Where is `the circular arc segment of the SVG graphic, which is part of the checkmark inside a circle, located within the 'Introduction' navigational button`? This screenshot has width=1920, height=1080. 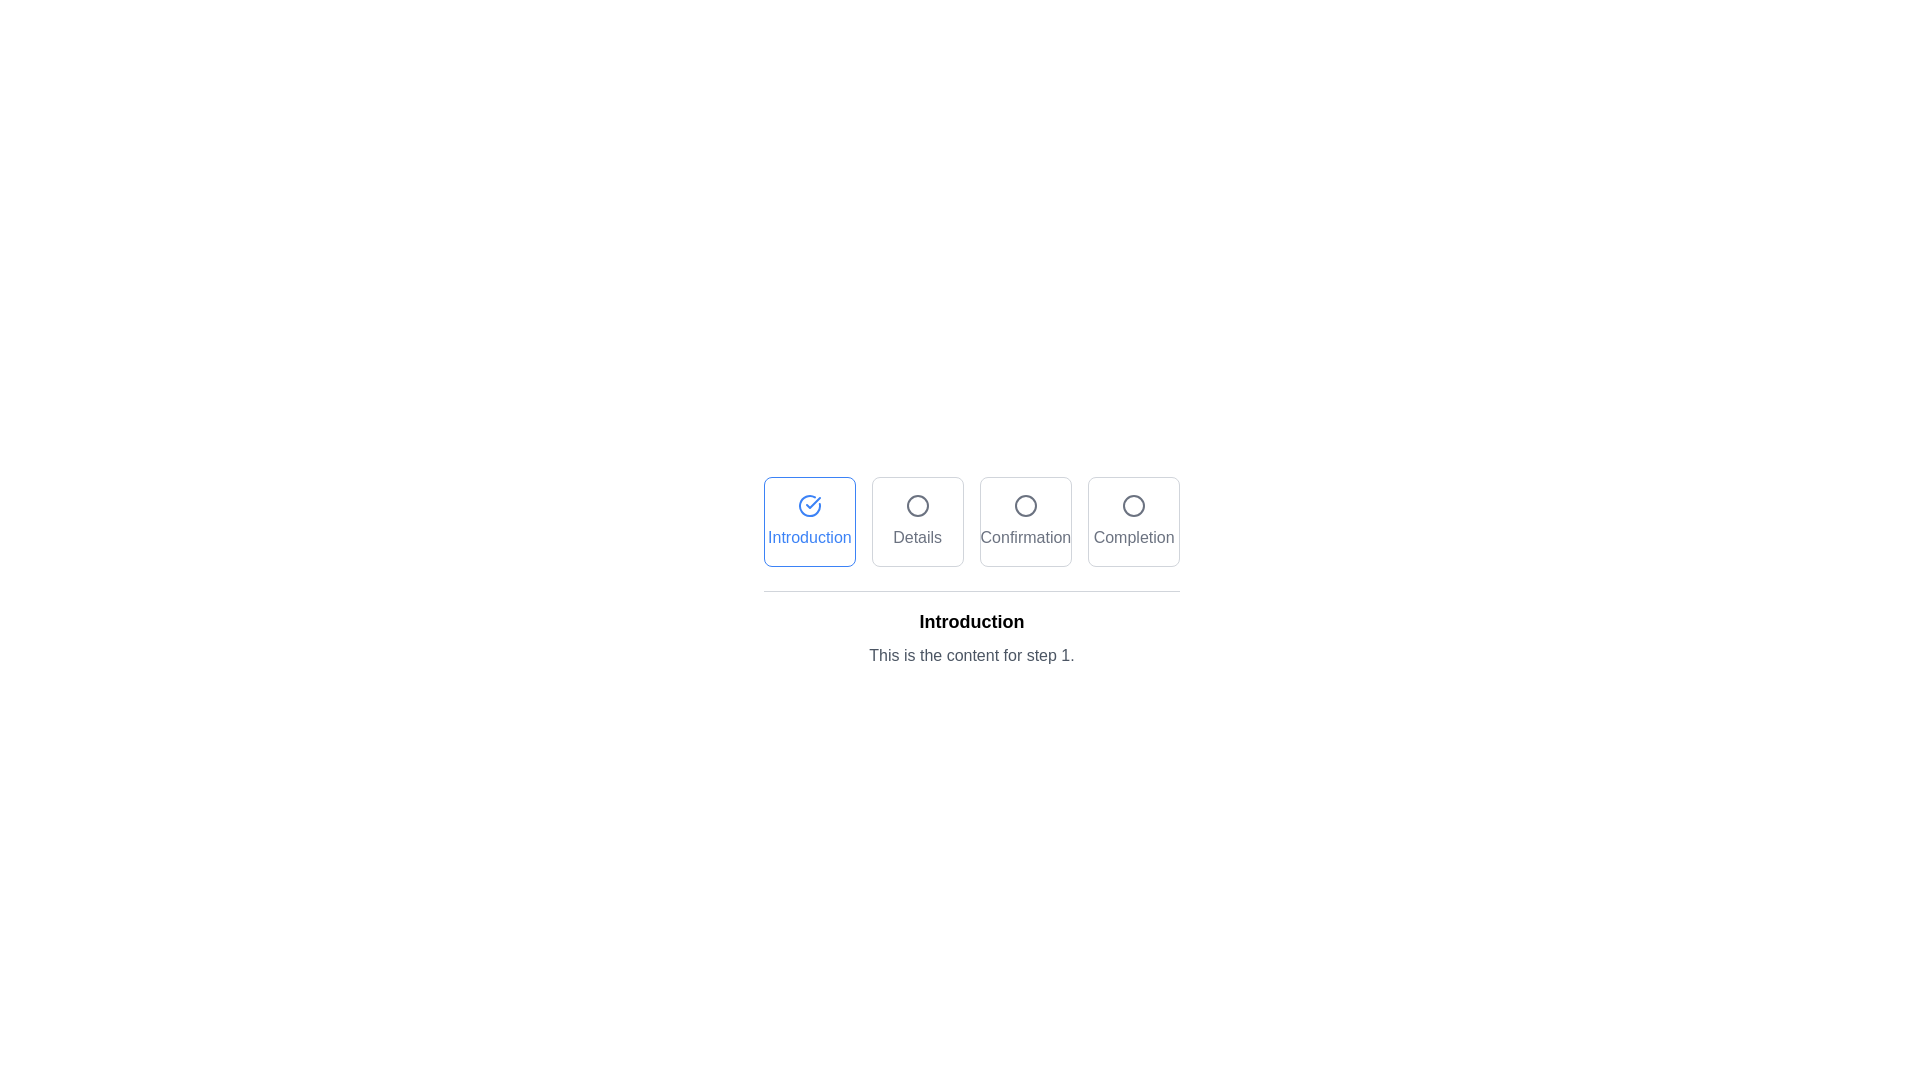
the circular arc segment of the SVG graphic, which is part of the checkmark inside a circle, located within the 'Introduction' navigational button is located at coordinates (809, 504).